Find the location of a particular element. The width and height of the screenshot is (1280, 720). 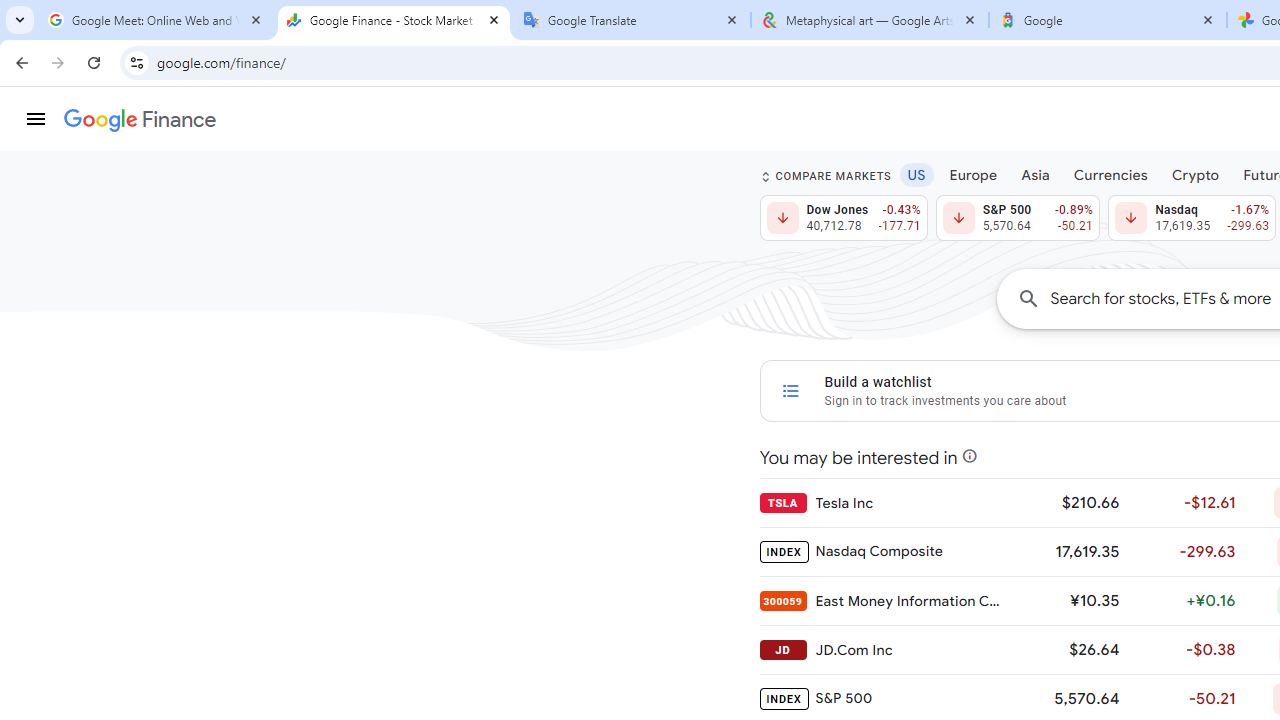

'Europe' is located at coordinates (973, 173).